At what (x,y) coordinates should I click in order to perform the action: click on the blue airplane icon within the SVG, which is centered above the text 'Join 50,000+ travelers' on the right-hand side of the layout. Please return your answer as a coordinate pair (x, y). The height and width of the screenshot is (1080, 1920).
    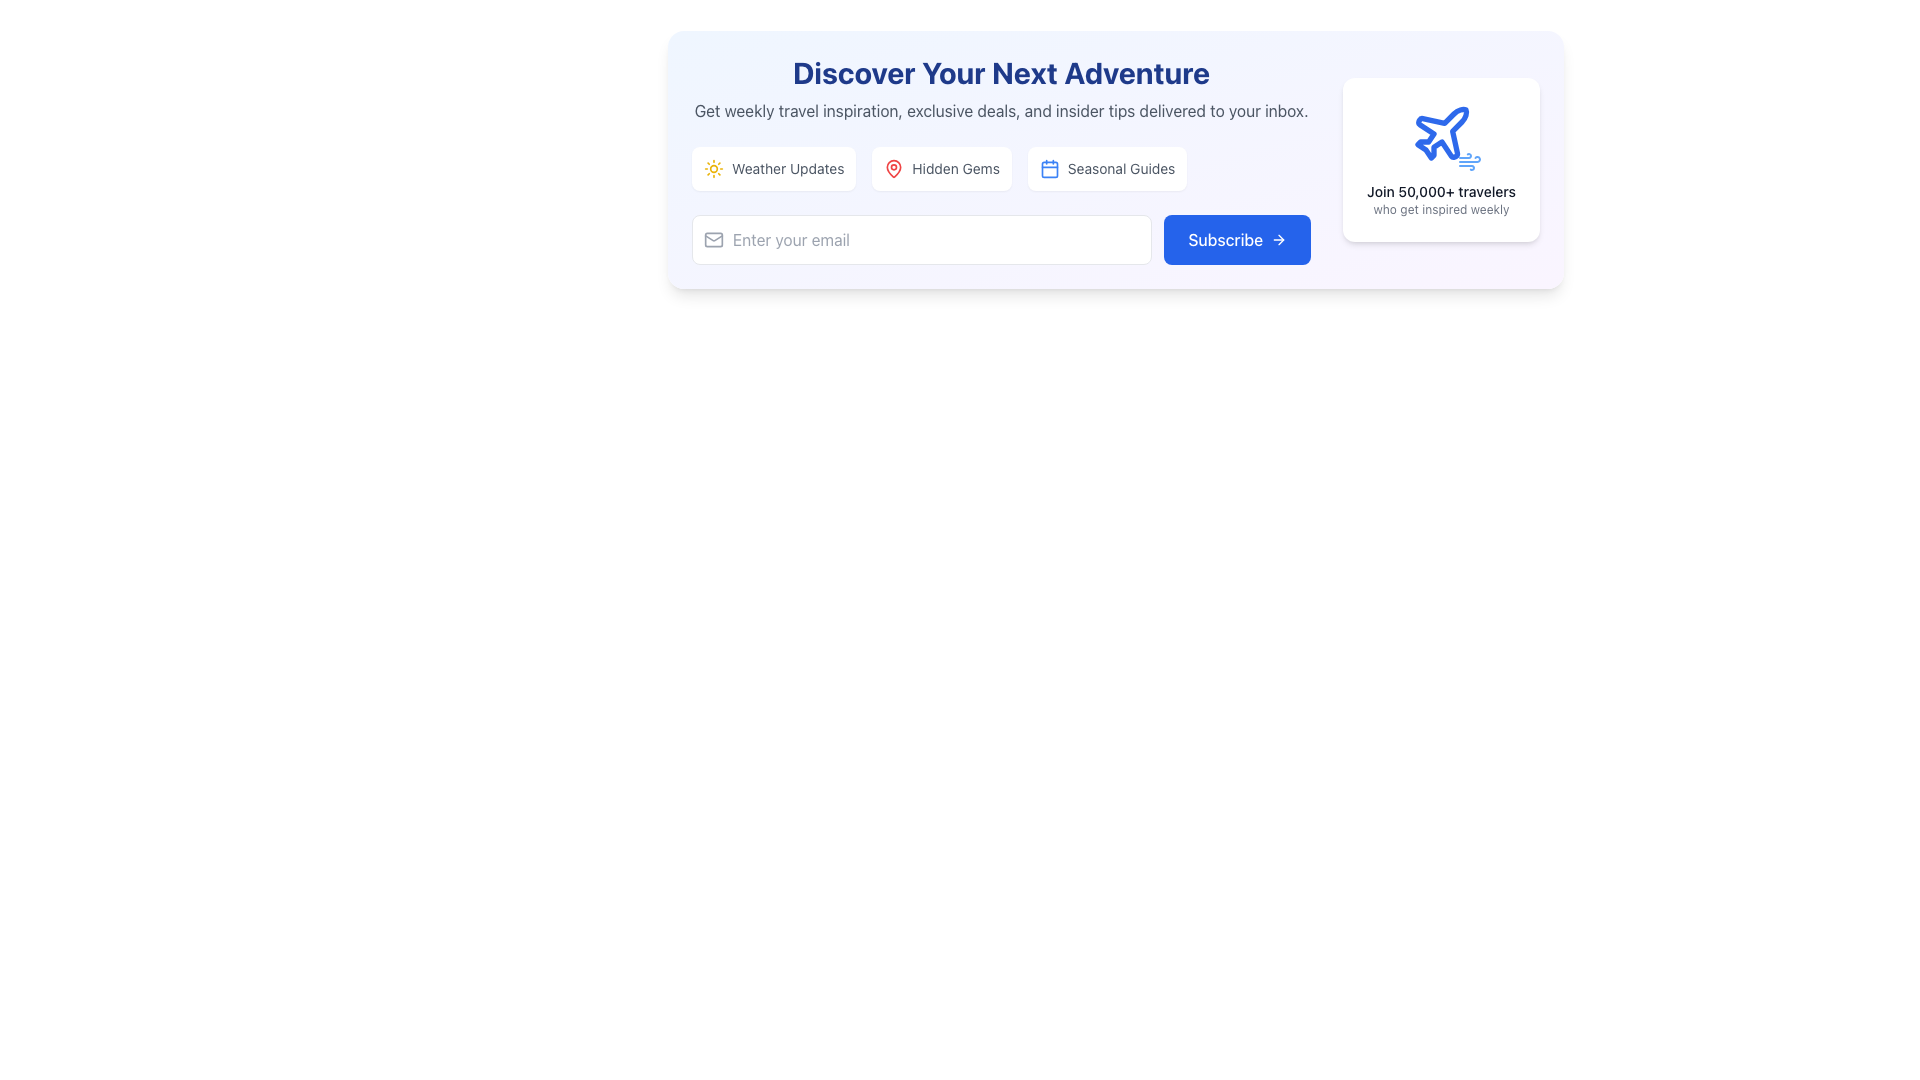
    Looking at the image, I should click on (1441, 133).